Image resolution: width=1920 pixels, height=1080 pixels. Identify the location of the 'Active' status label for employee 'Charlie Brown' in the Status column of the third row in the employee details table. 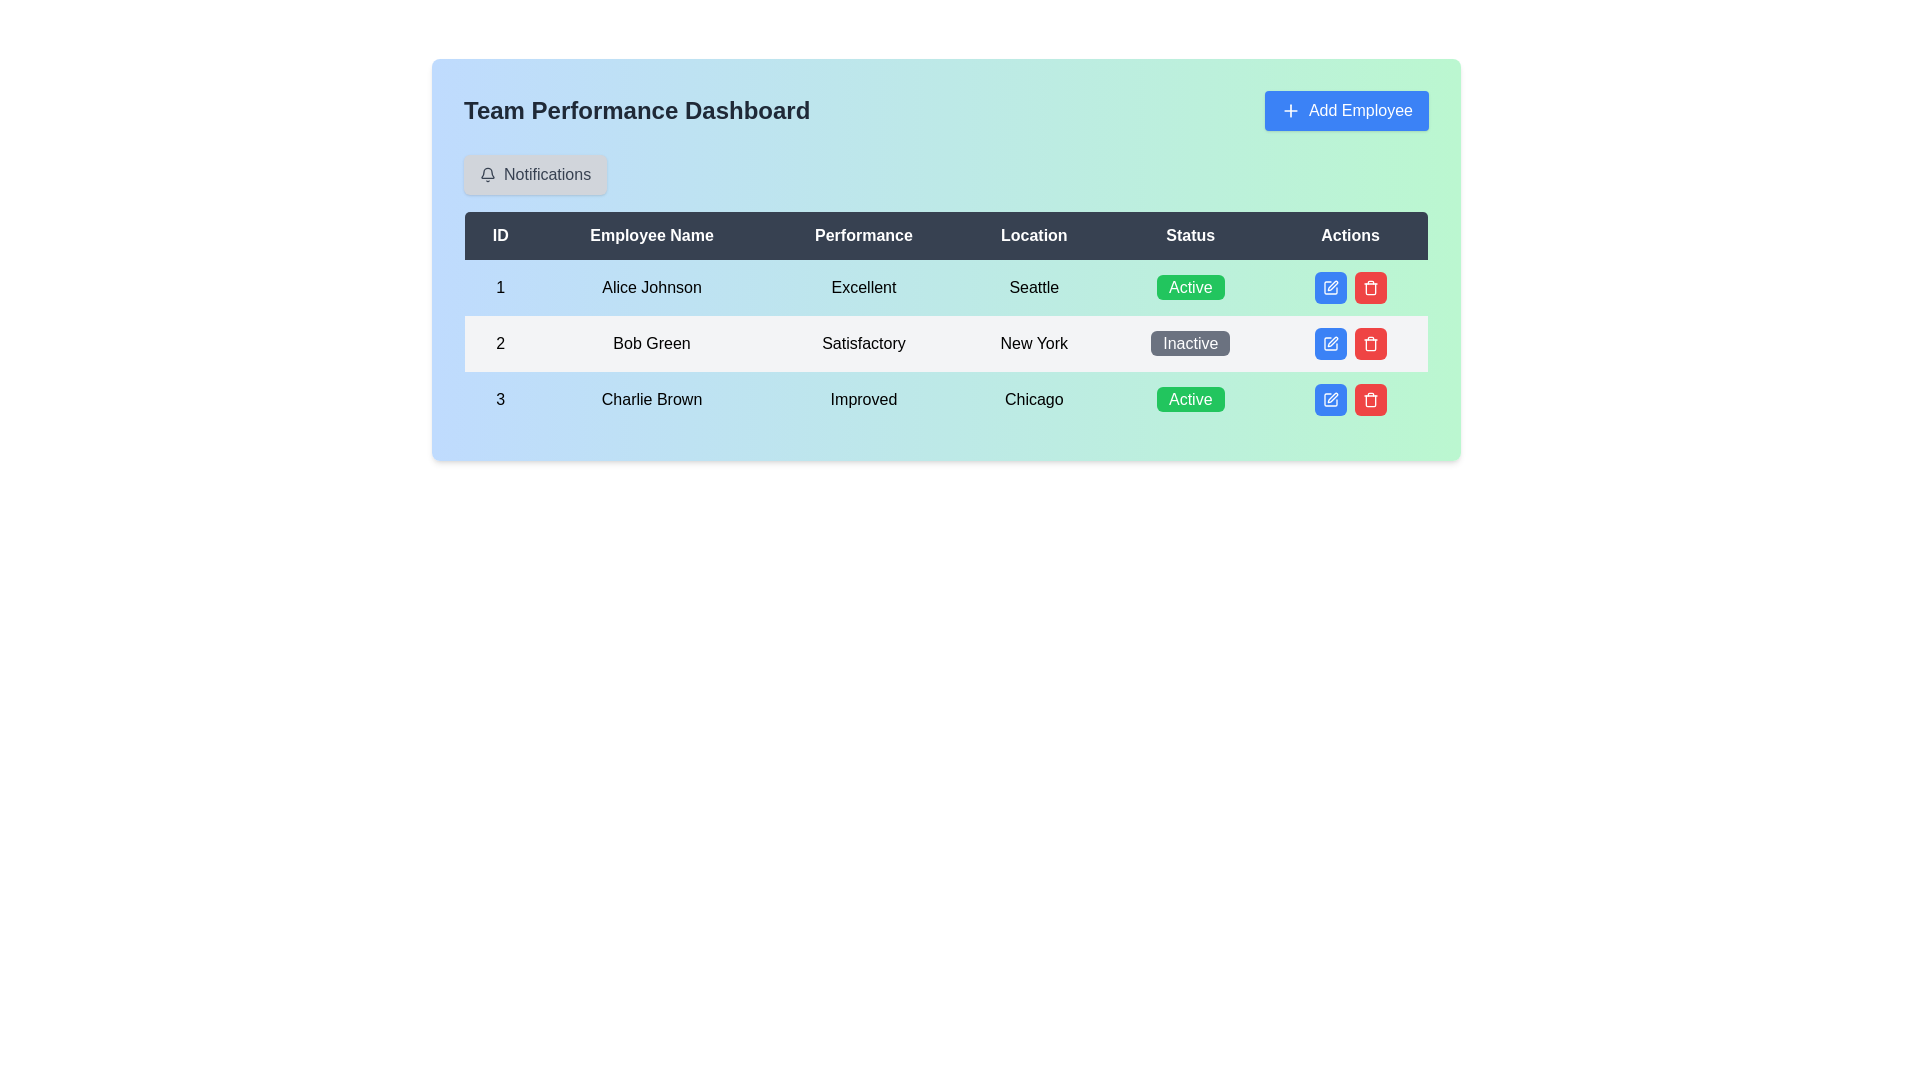
(1190, 400).